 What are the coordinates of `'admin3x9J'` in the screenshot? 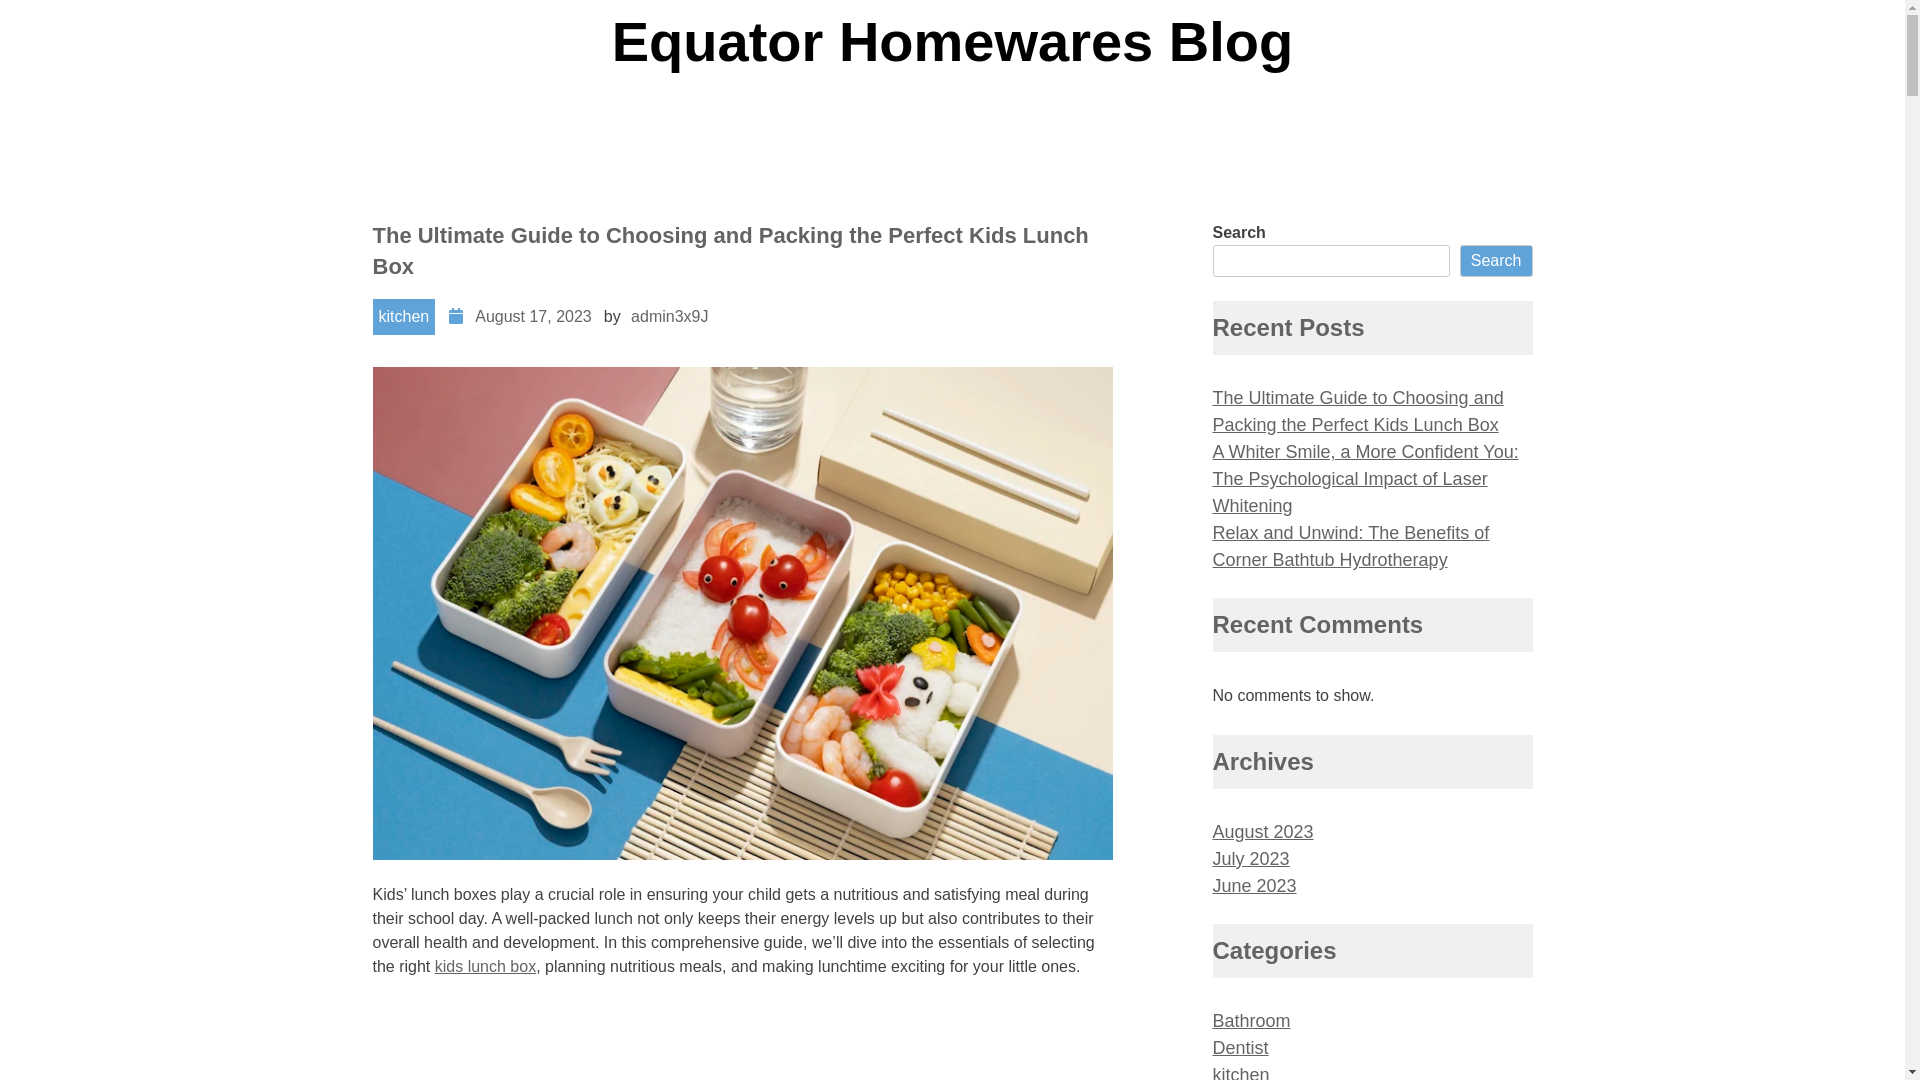 It's located at (669, 315).